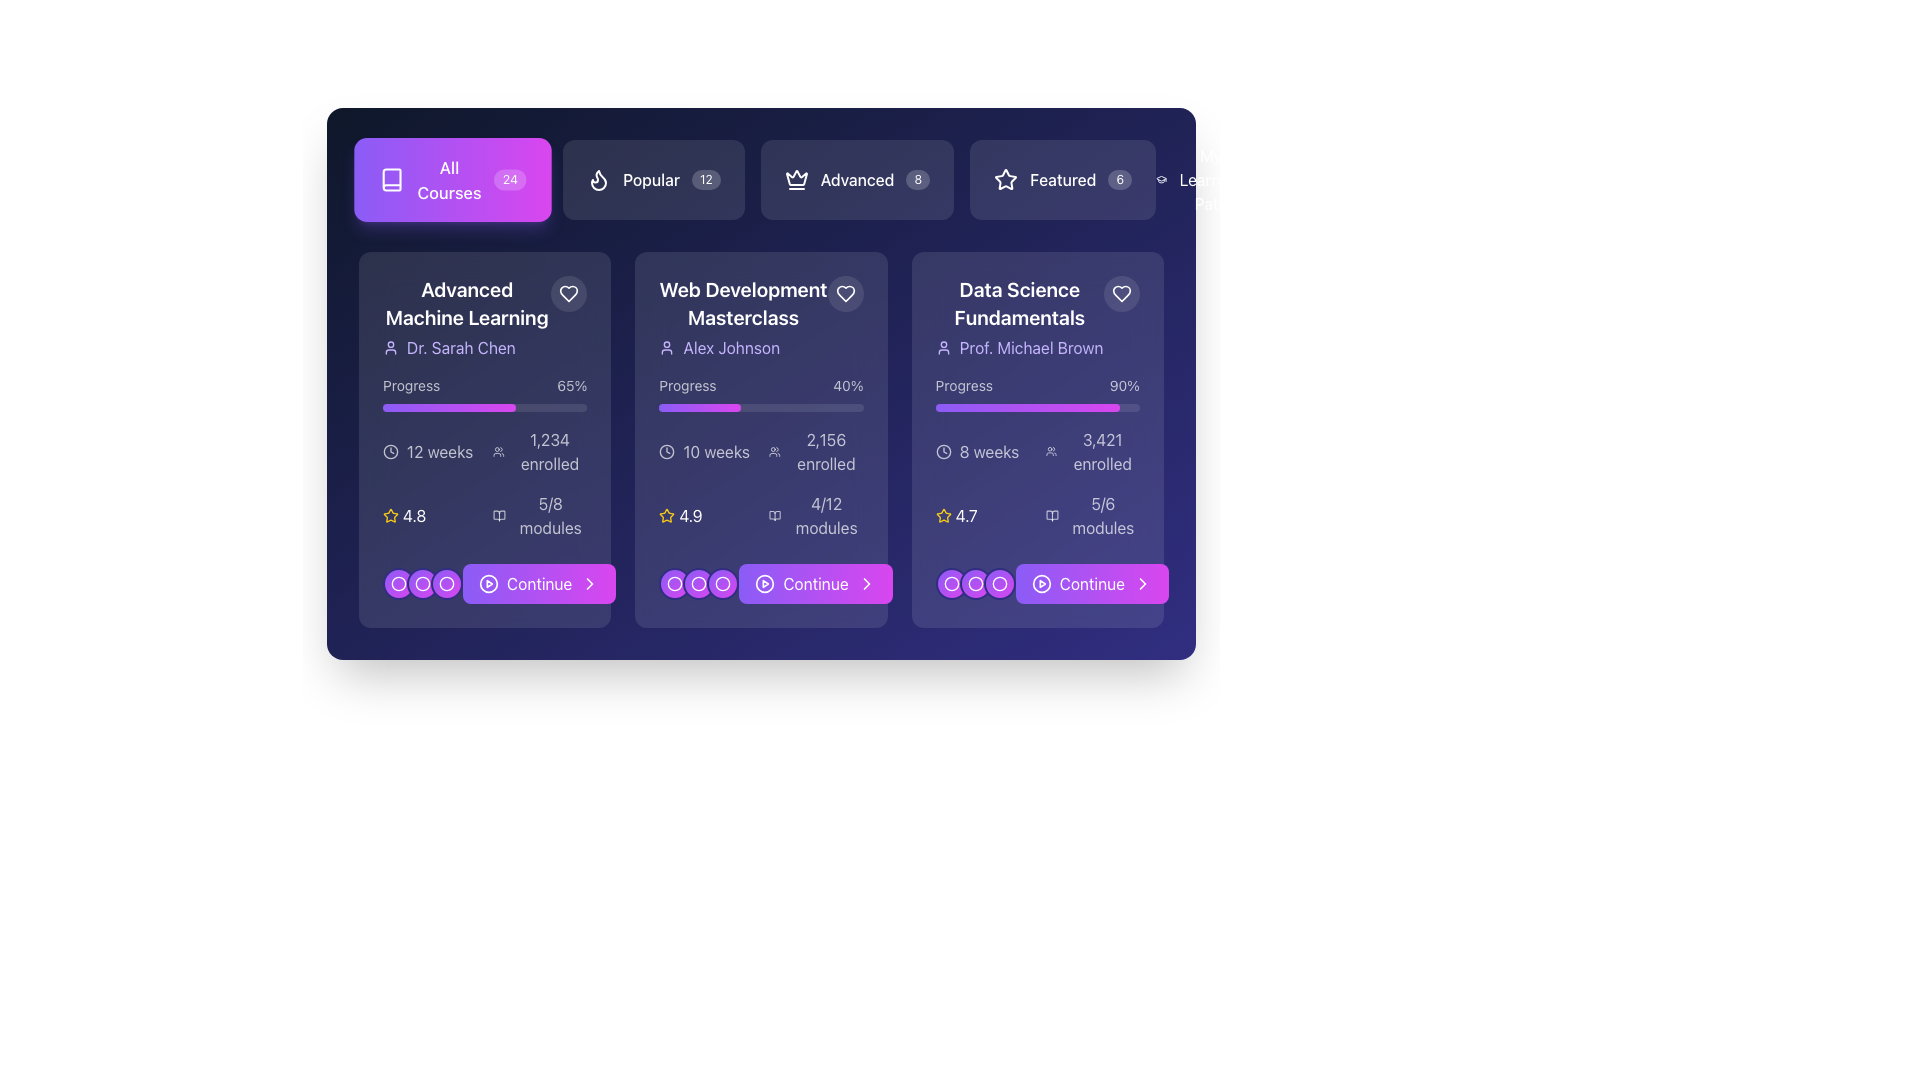 Image resolution: width=1920 pixels, height=1080 pixels. What do you see at coordinates (421, 583) in the screenshot?
I see `the second circular indicator located below the text 'Advanced Machine Learning'` at bounding box center [421, 583].